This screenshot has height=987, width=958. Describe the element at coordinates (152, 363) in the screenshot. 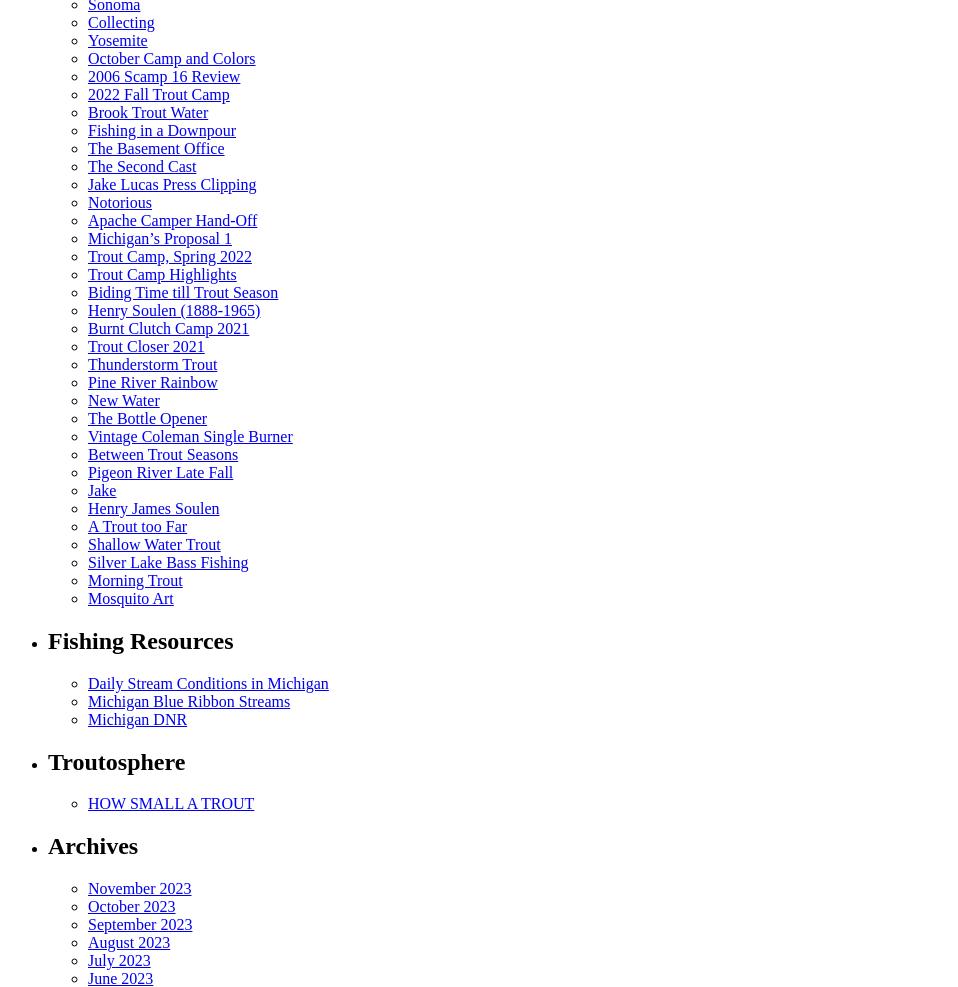

I see `'Thunderstorm Trout'` at that location.